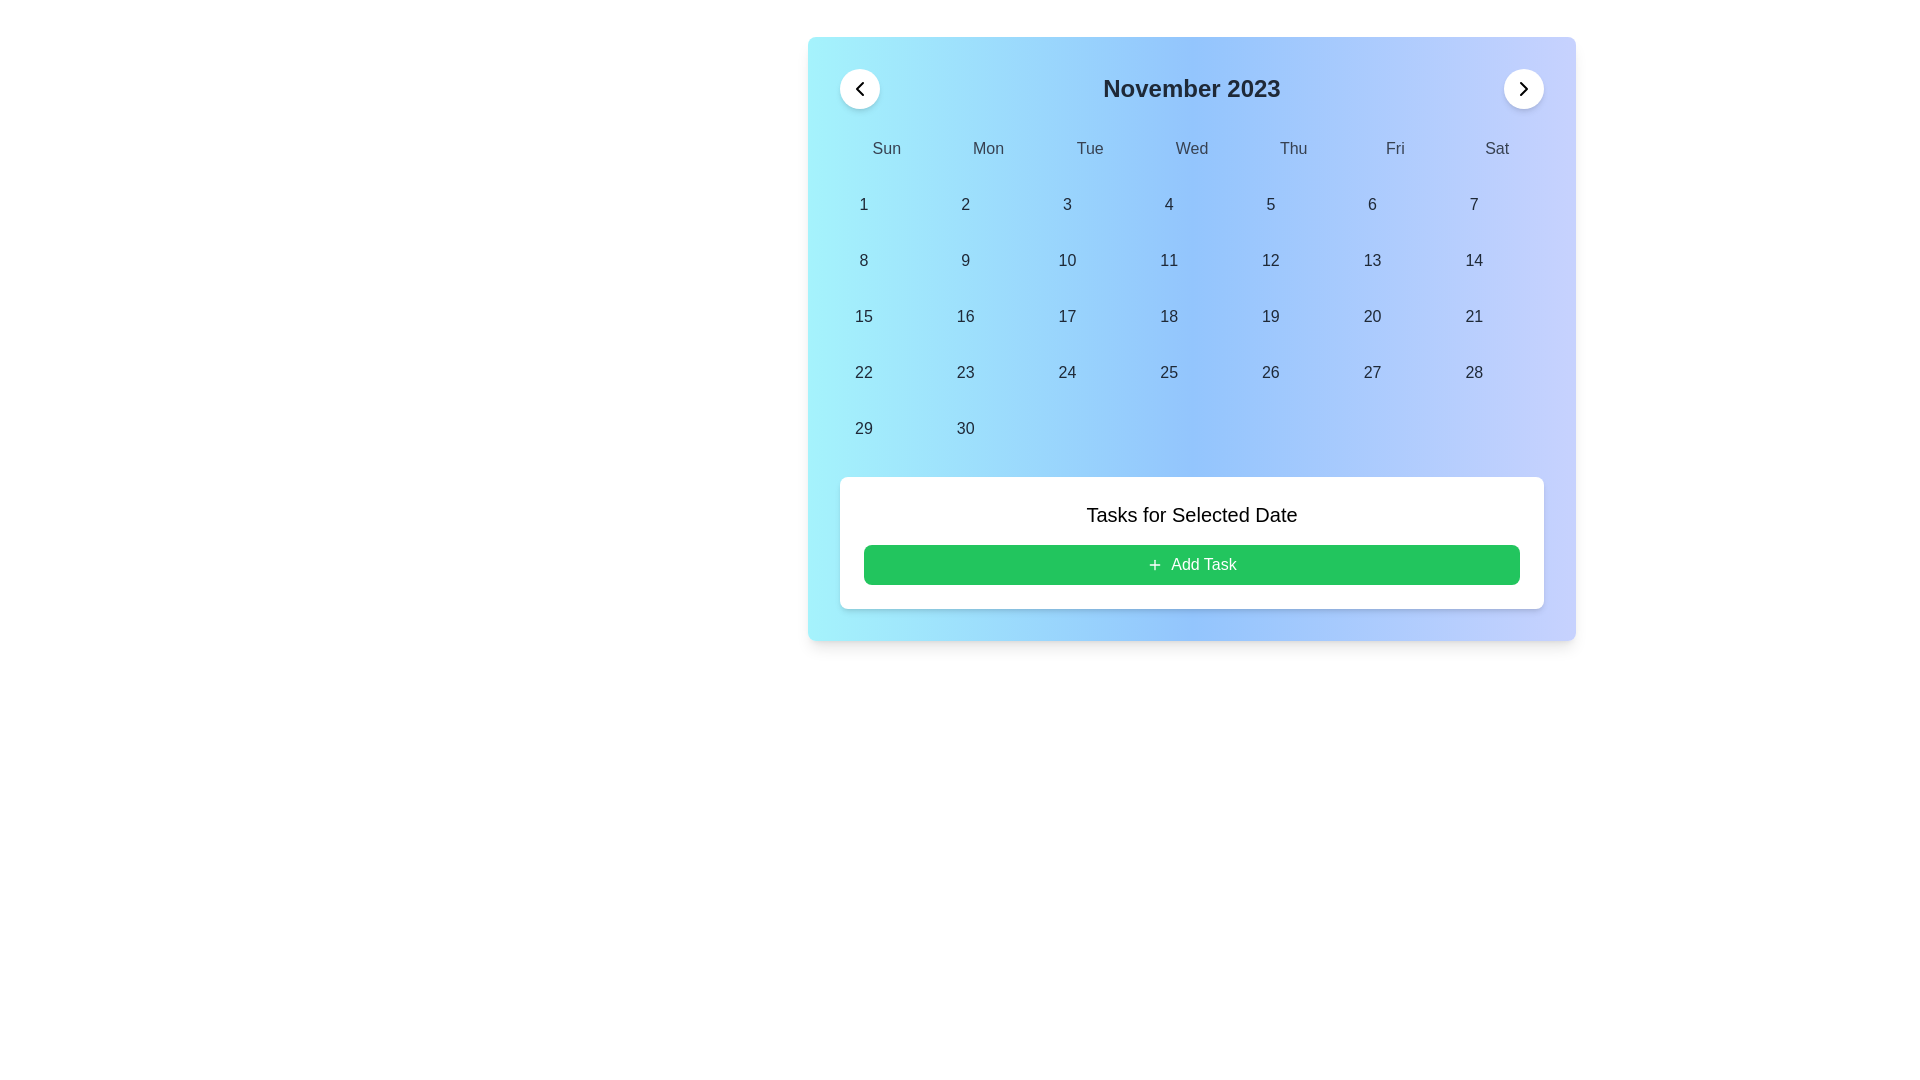  Describe the element at coordinates (1191, 514) in the screenshot. I see `the Text Label that serves as a header indicating tasks for a specific selected date, located above the 'Add Task' button` at that location.